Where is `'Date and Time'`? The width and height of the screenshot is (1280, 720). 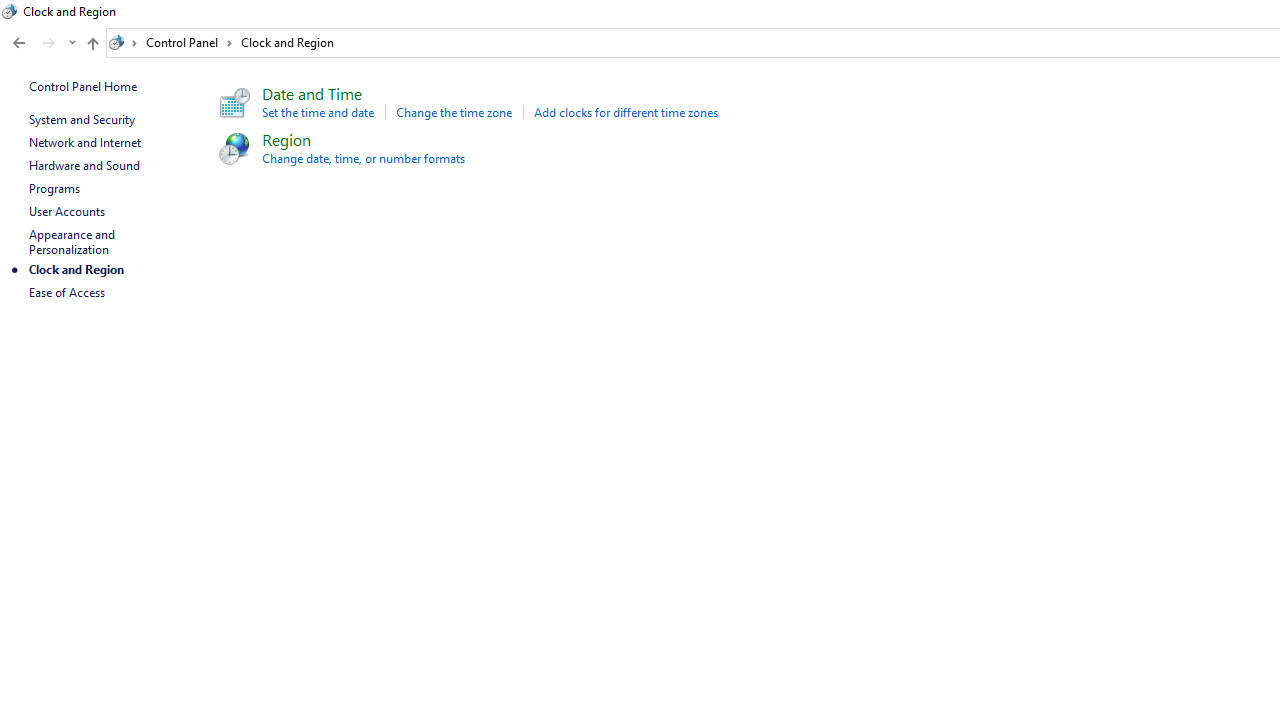 'Date and Time' is located at coordinates (310, 93).